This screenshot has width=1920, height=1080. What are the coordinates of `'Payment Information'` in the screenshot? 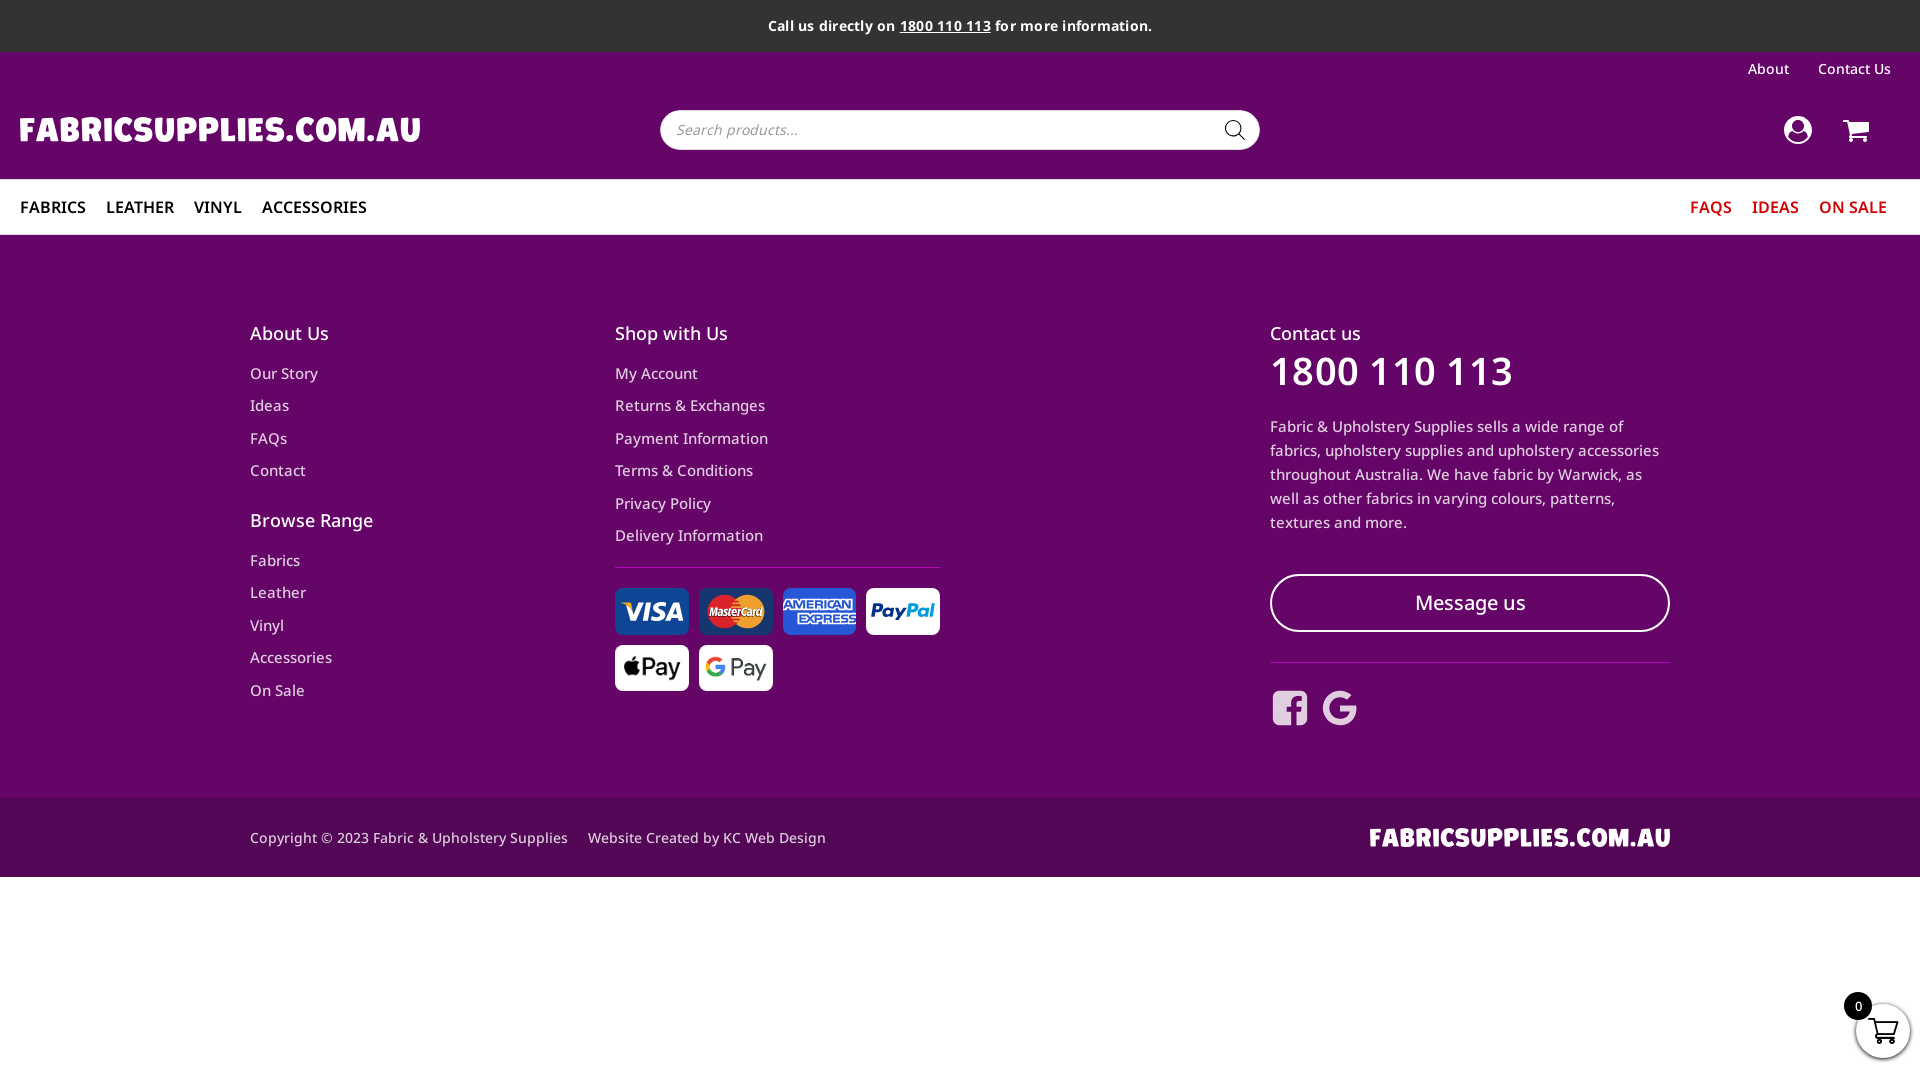 It's located at (691, 437).